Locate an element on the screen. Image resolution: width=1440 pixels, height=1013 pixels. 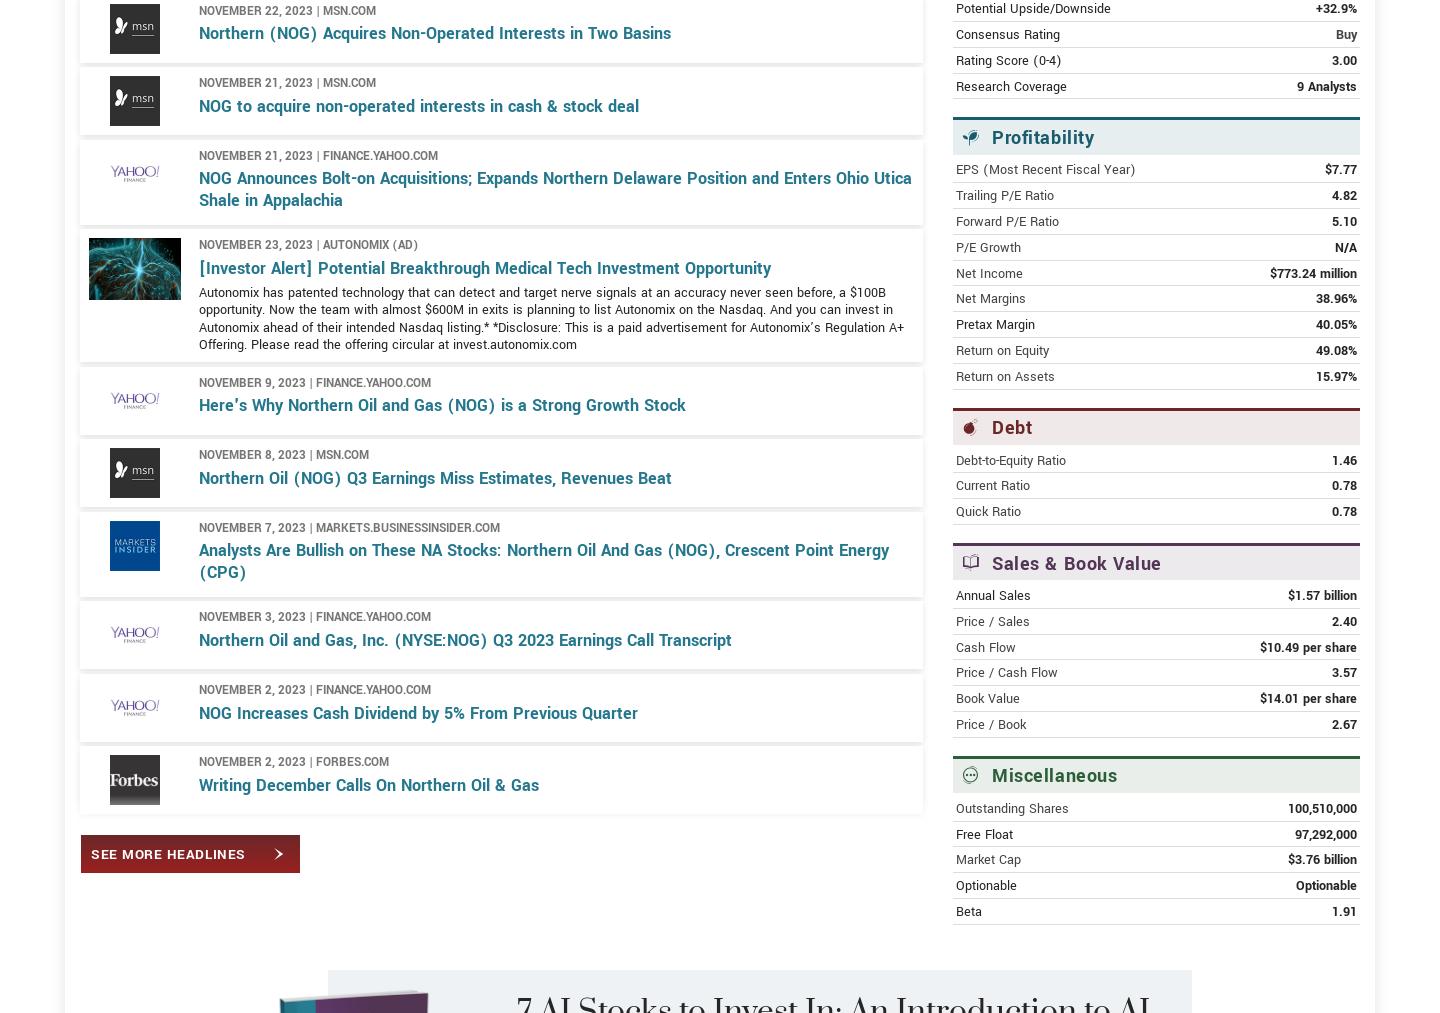
'Northern (NOG) Acquires Non-Operated Interests in Two Basins' is located at coordinates (435, 104).